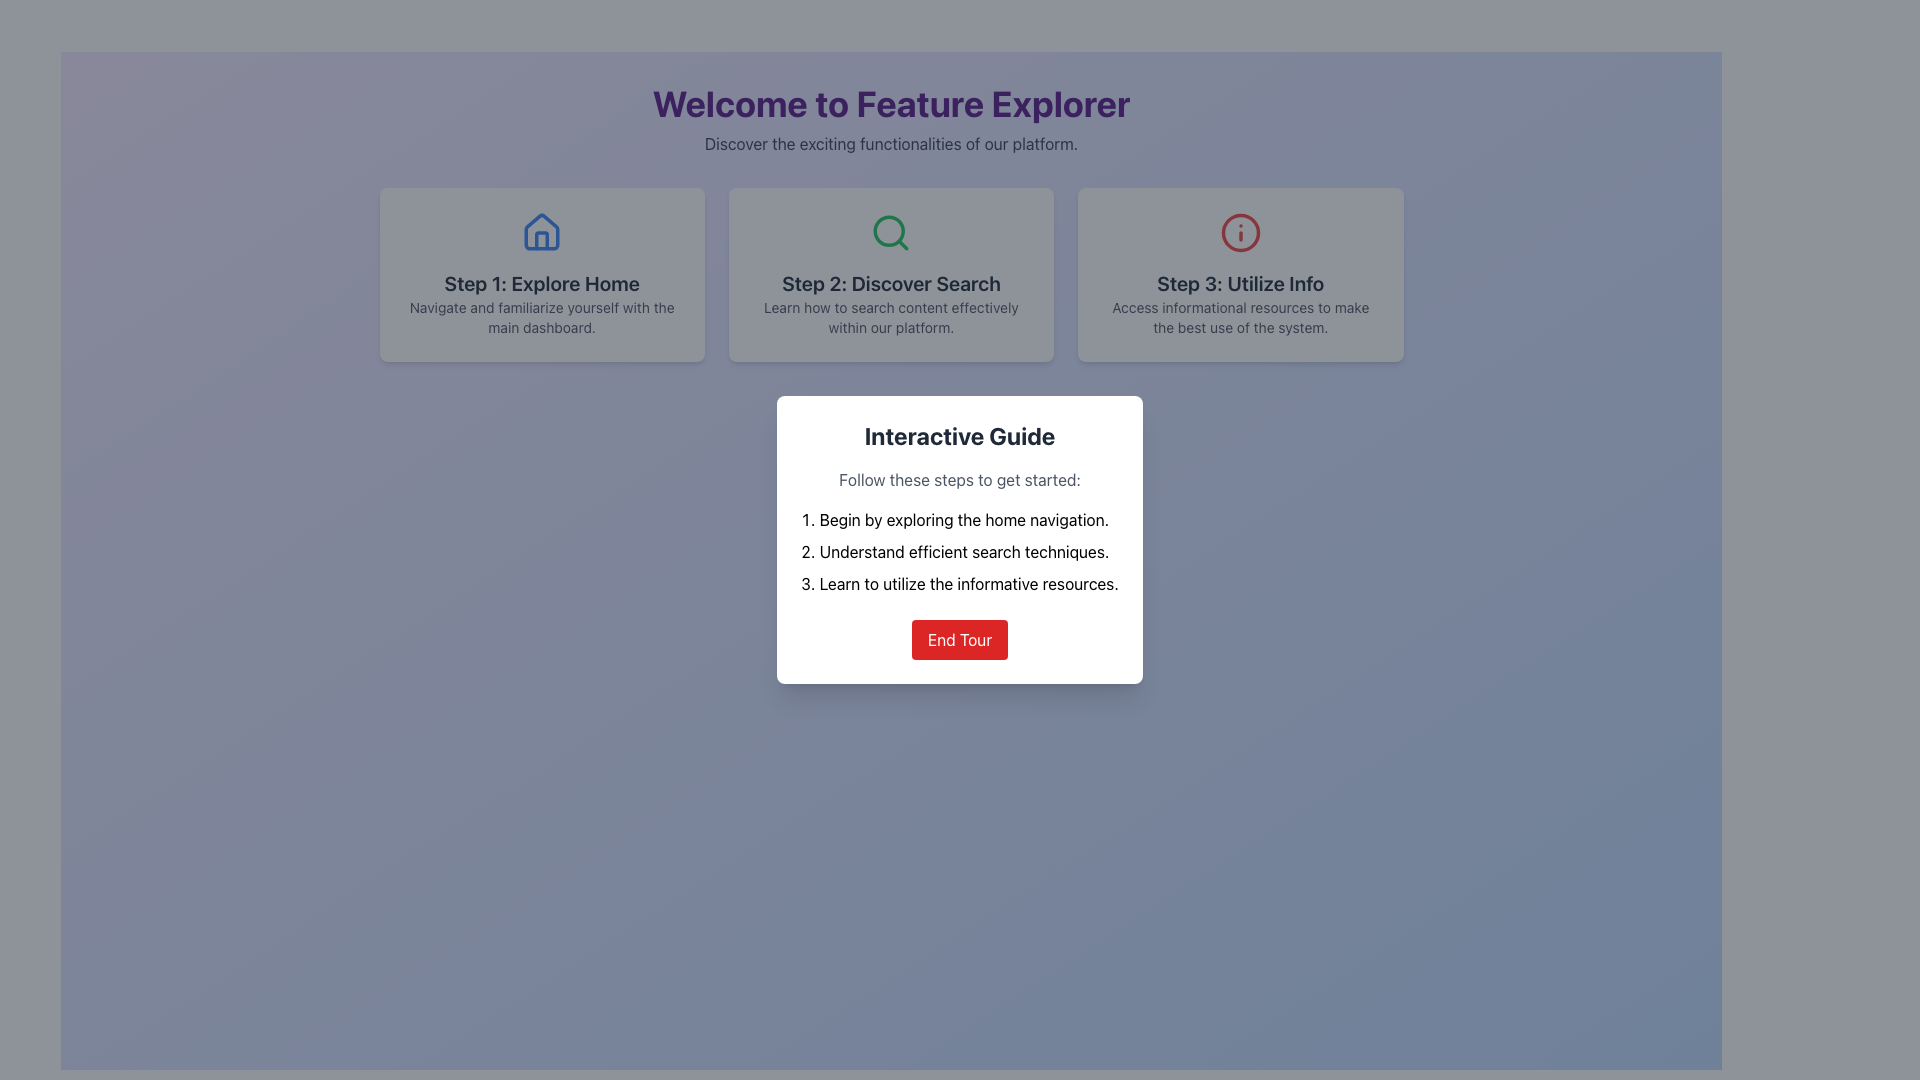 The image size is (1920, 1080). Describe the element at coordinates (960, 551) in the screenshot. I see `the second item in the numbered list that reads 'Understand efficient search techniques.' within a white modal box on a soft blue background` at that location.